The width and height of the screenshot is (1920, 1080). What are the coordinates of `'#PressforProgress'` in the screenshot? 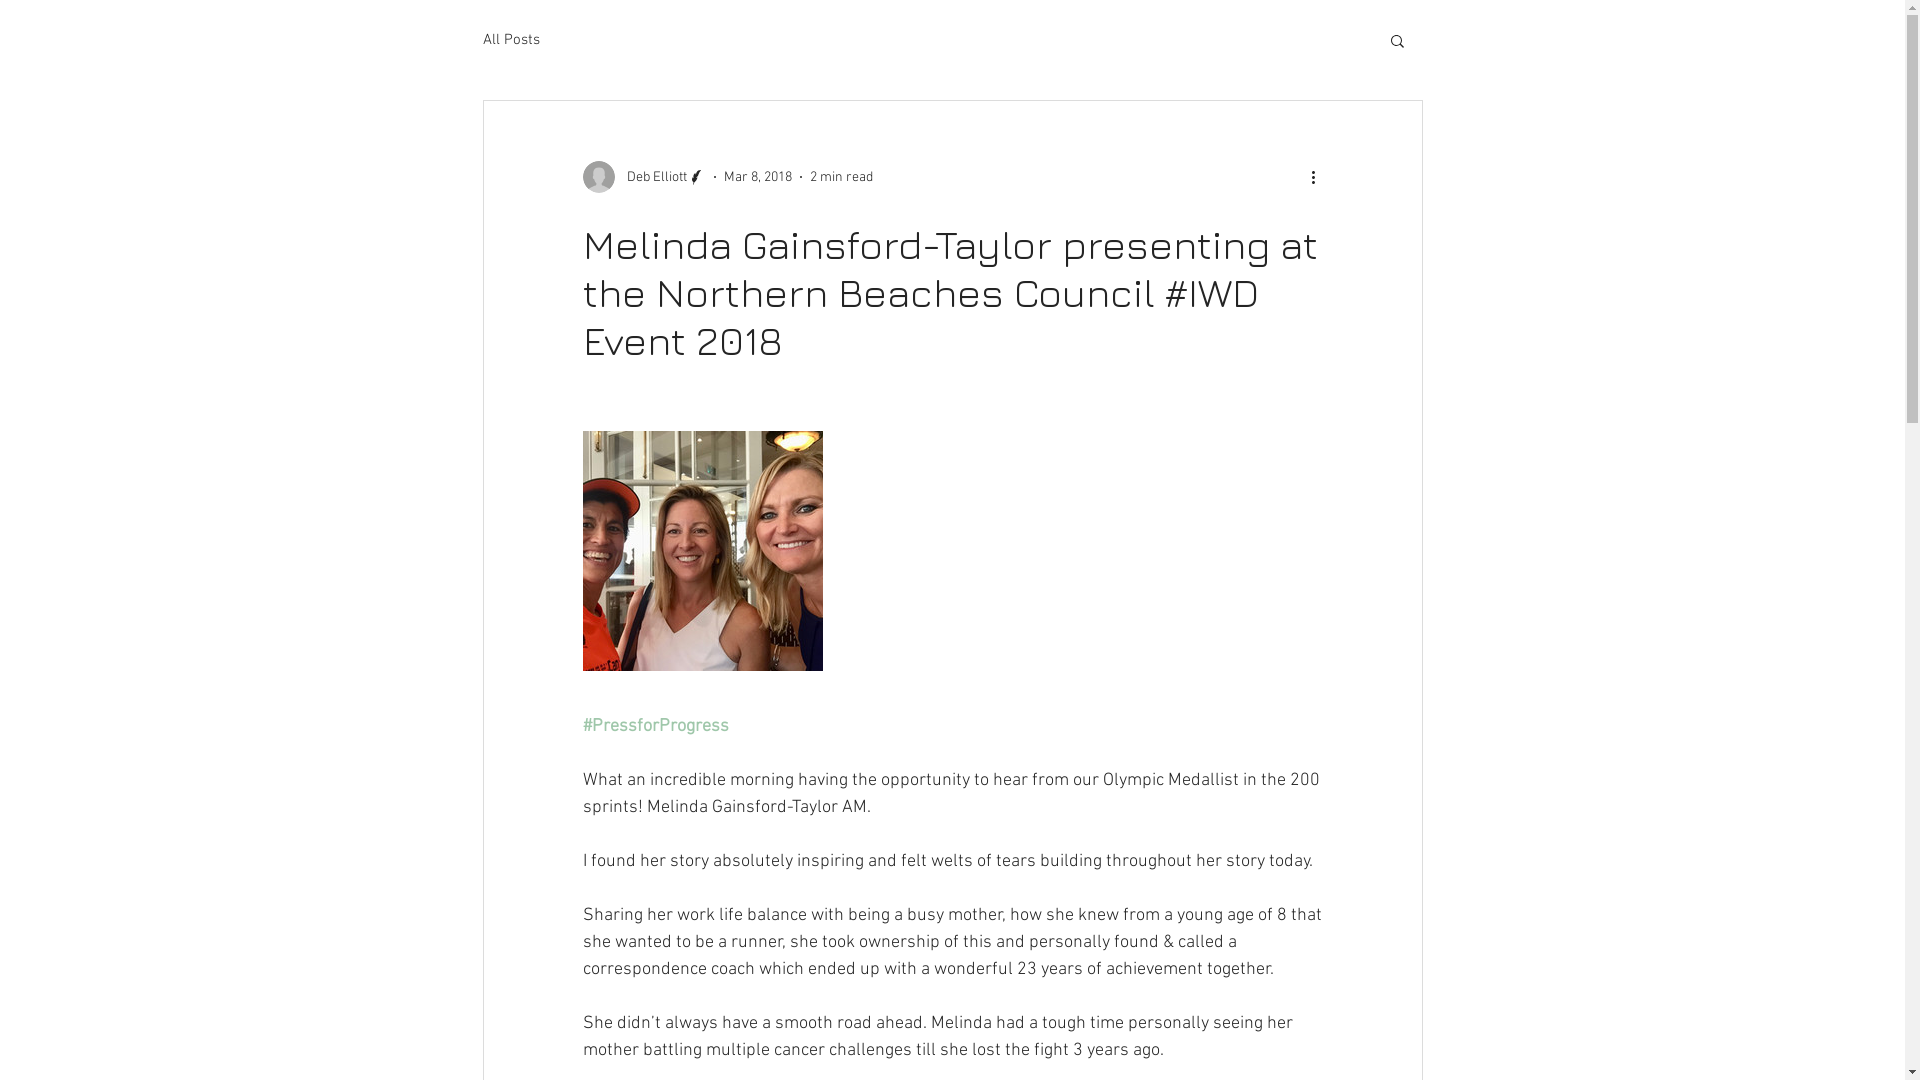 It's located at (654, 726).